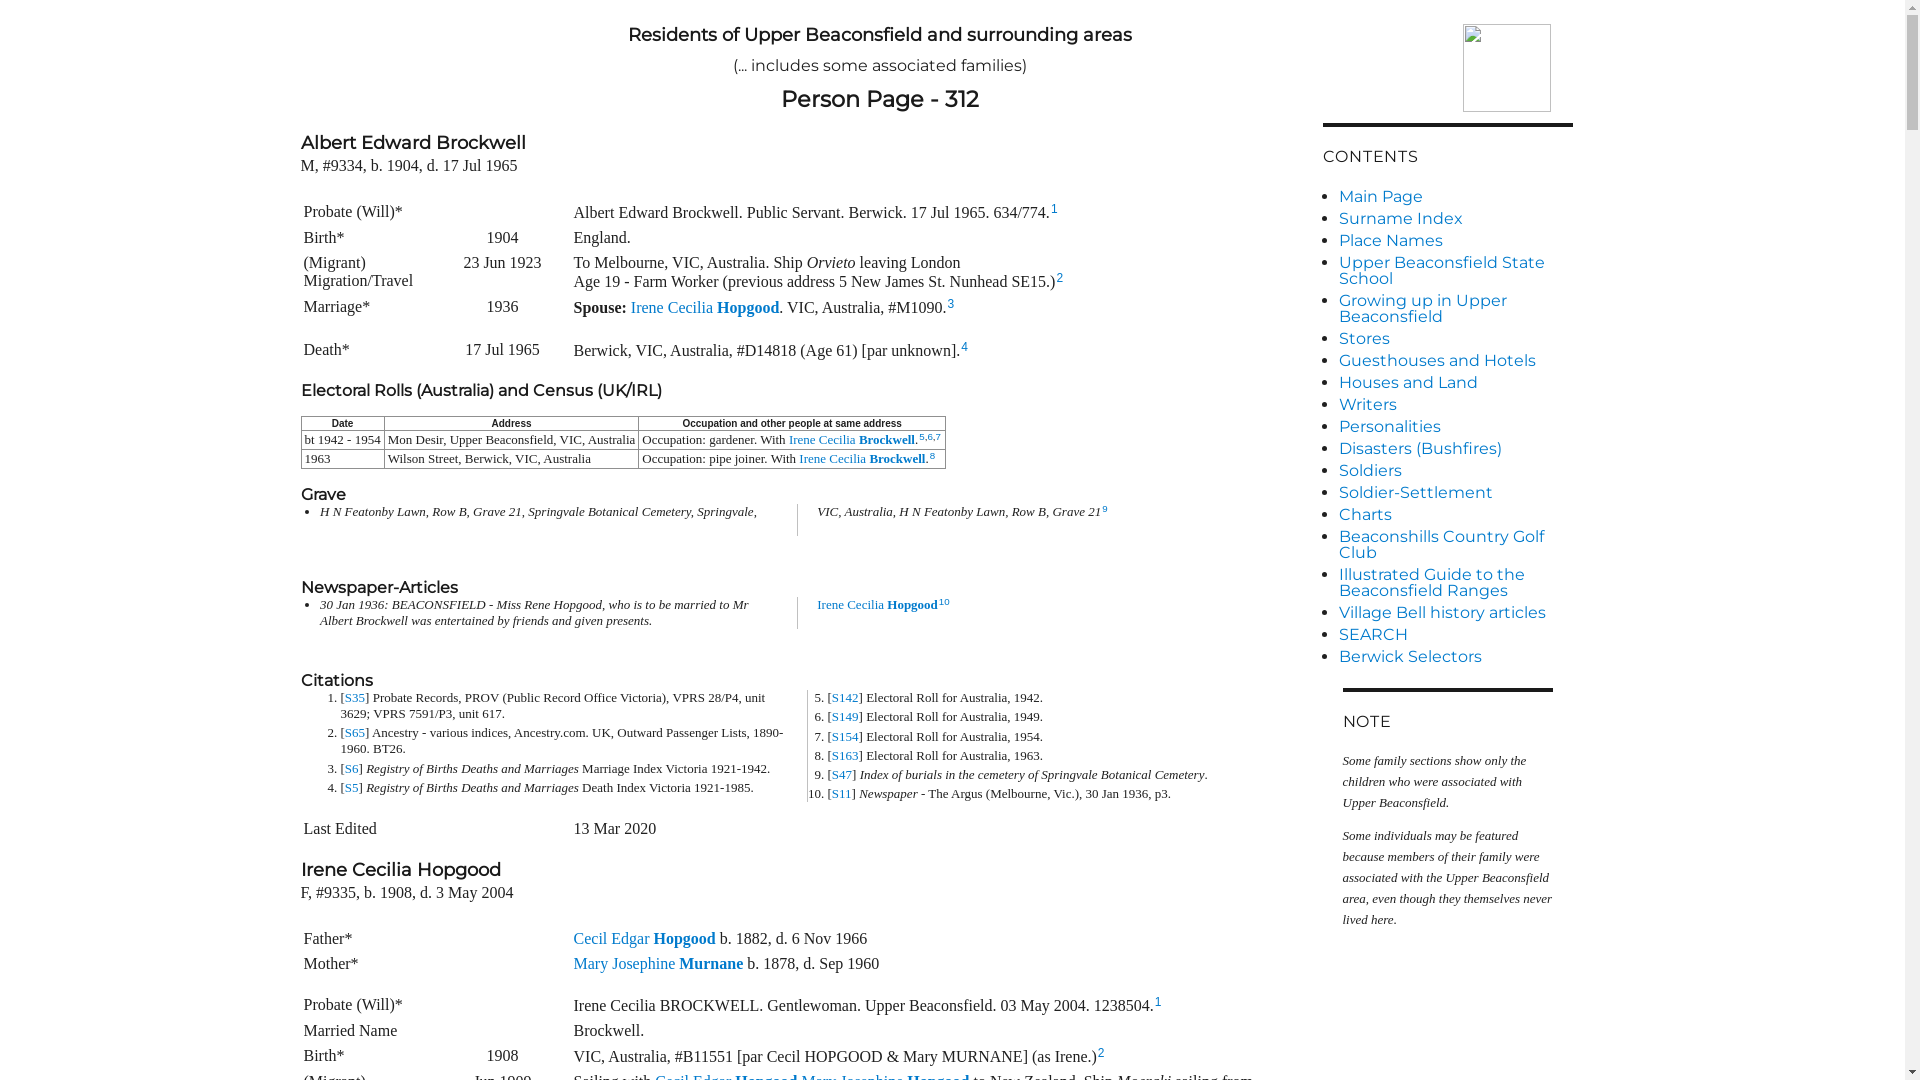 The width and height of the screenshot is (1920, 1080). I want to click on 'Place Names', so click(1454, 239).